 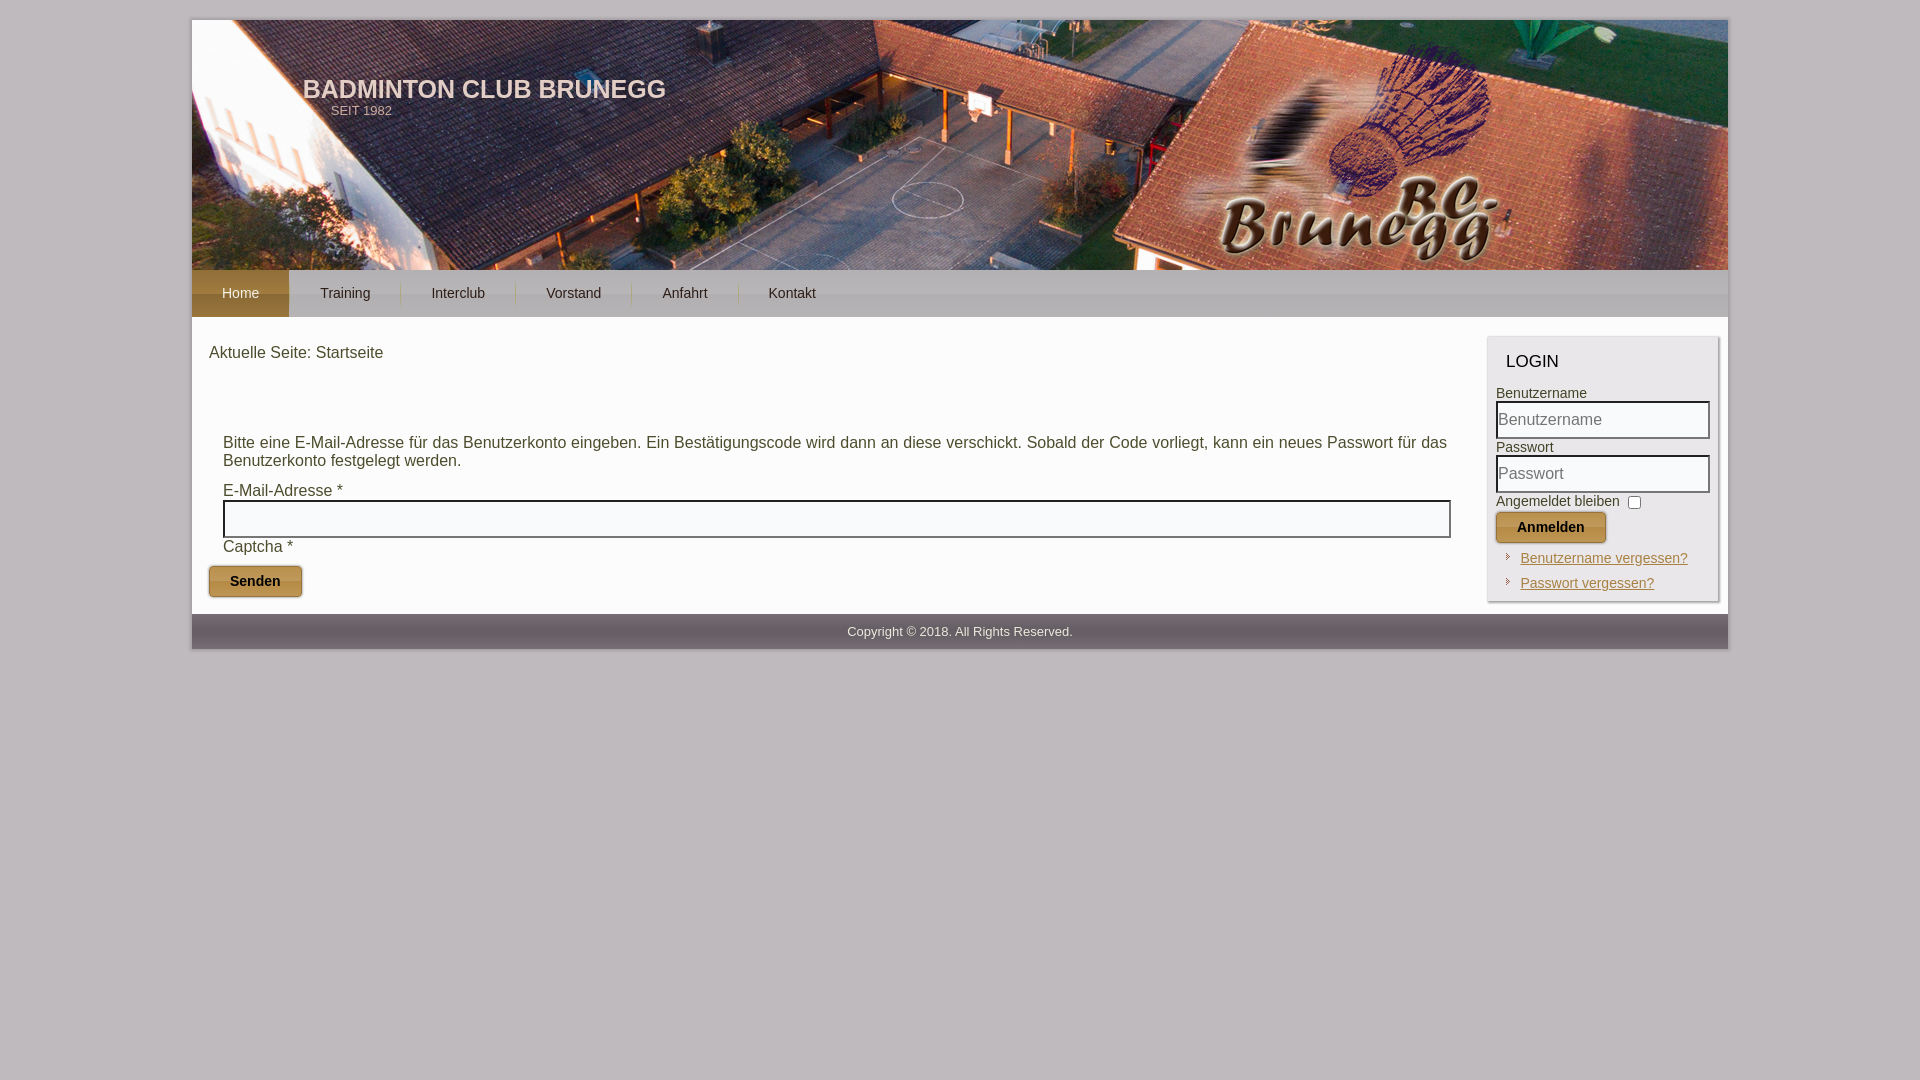 I want to click on 'Vorstand', so click(x=515, y=293).